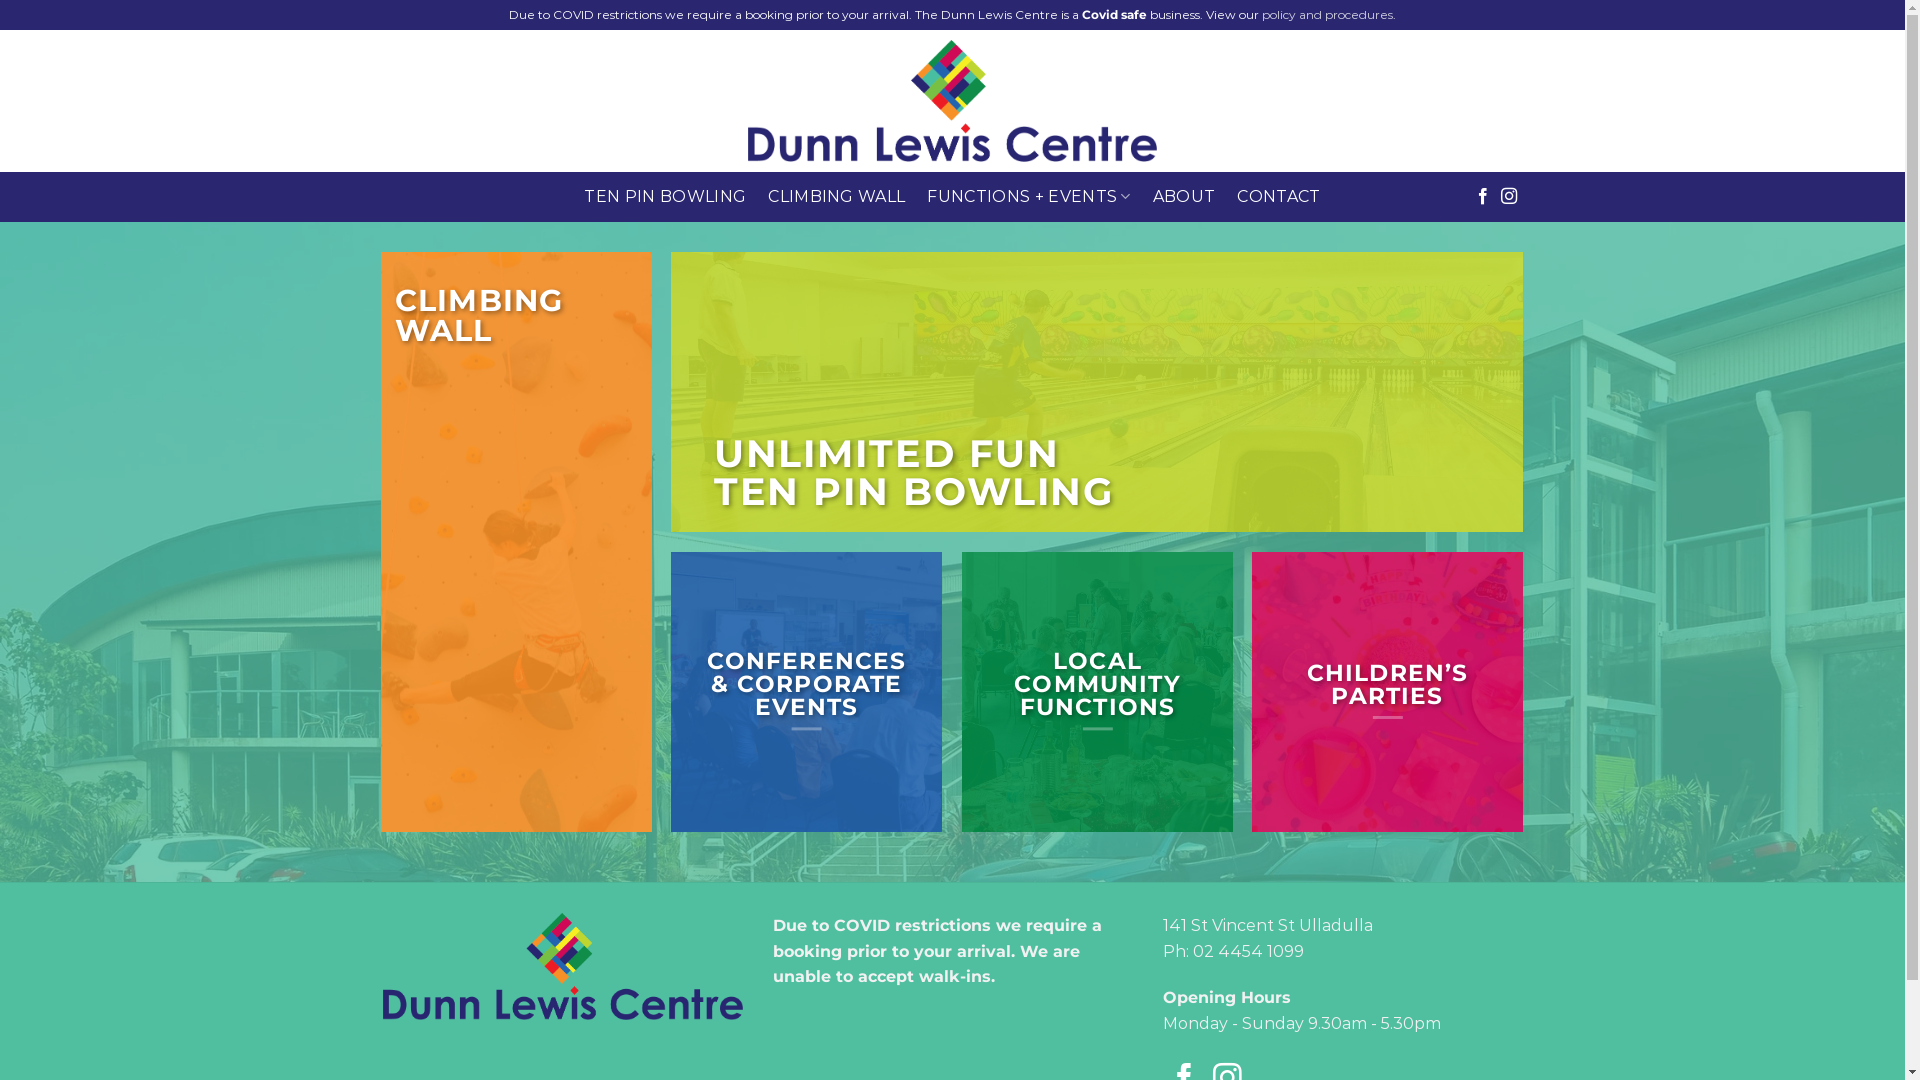 This screenshot has height=1080, width=1920. What do you see at coordinates (806, 682) in the screenshot?
I see `'CONFERENCES & CORPORATE EVENTS'` at bounding box center [806, 682].